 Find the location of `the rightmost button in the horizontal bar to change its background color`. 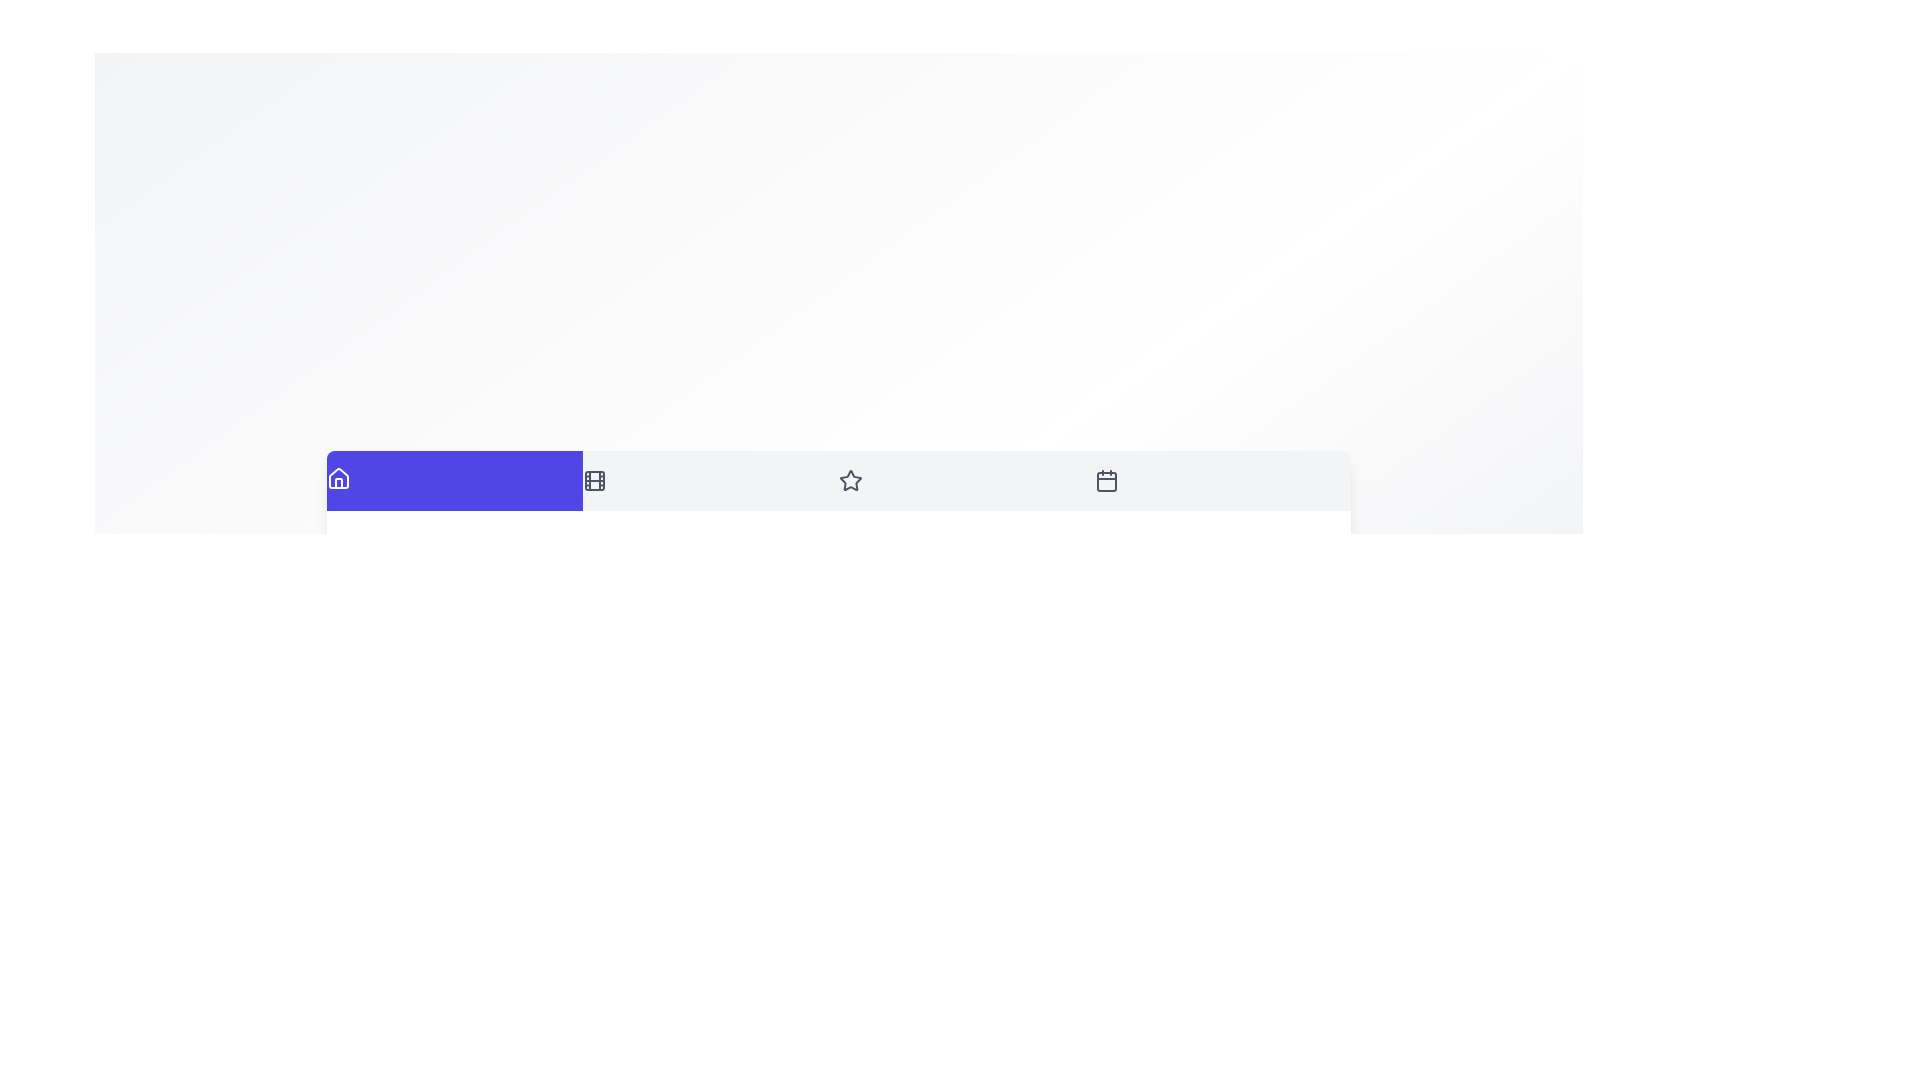

the rightmost button in the horizontal bar to change its background color is located at coordinates (1222, 480).